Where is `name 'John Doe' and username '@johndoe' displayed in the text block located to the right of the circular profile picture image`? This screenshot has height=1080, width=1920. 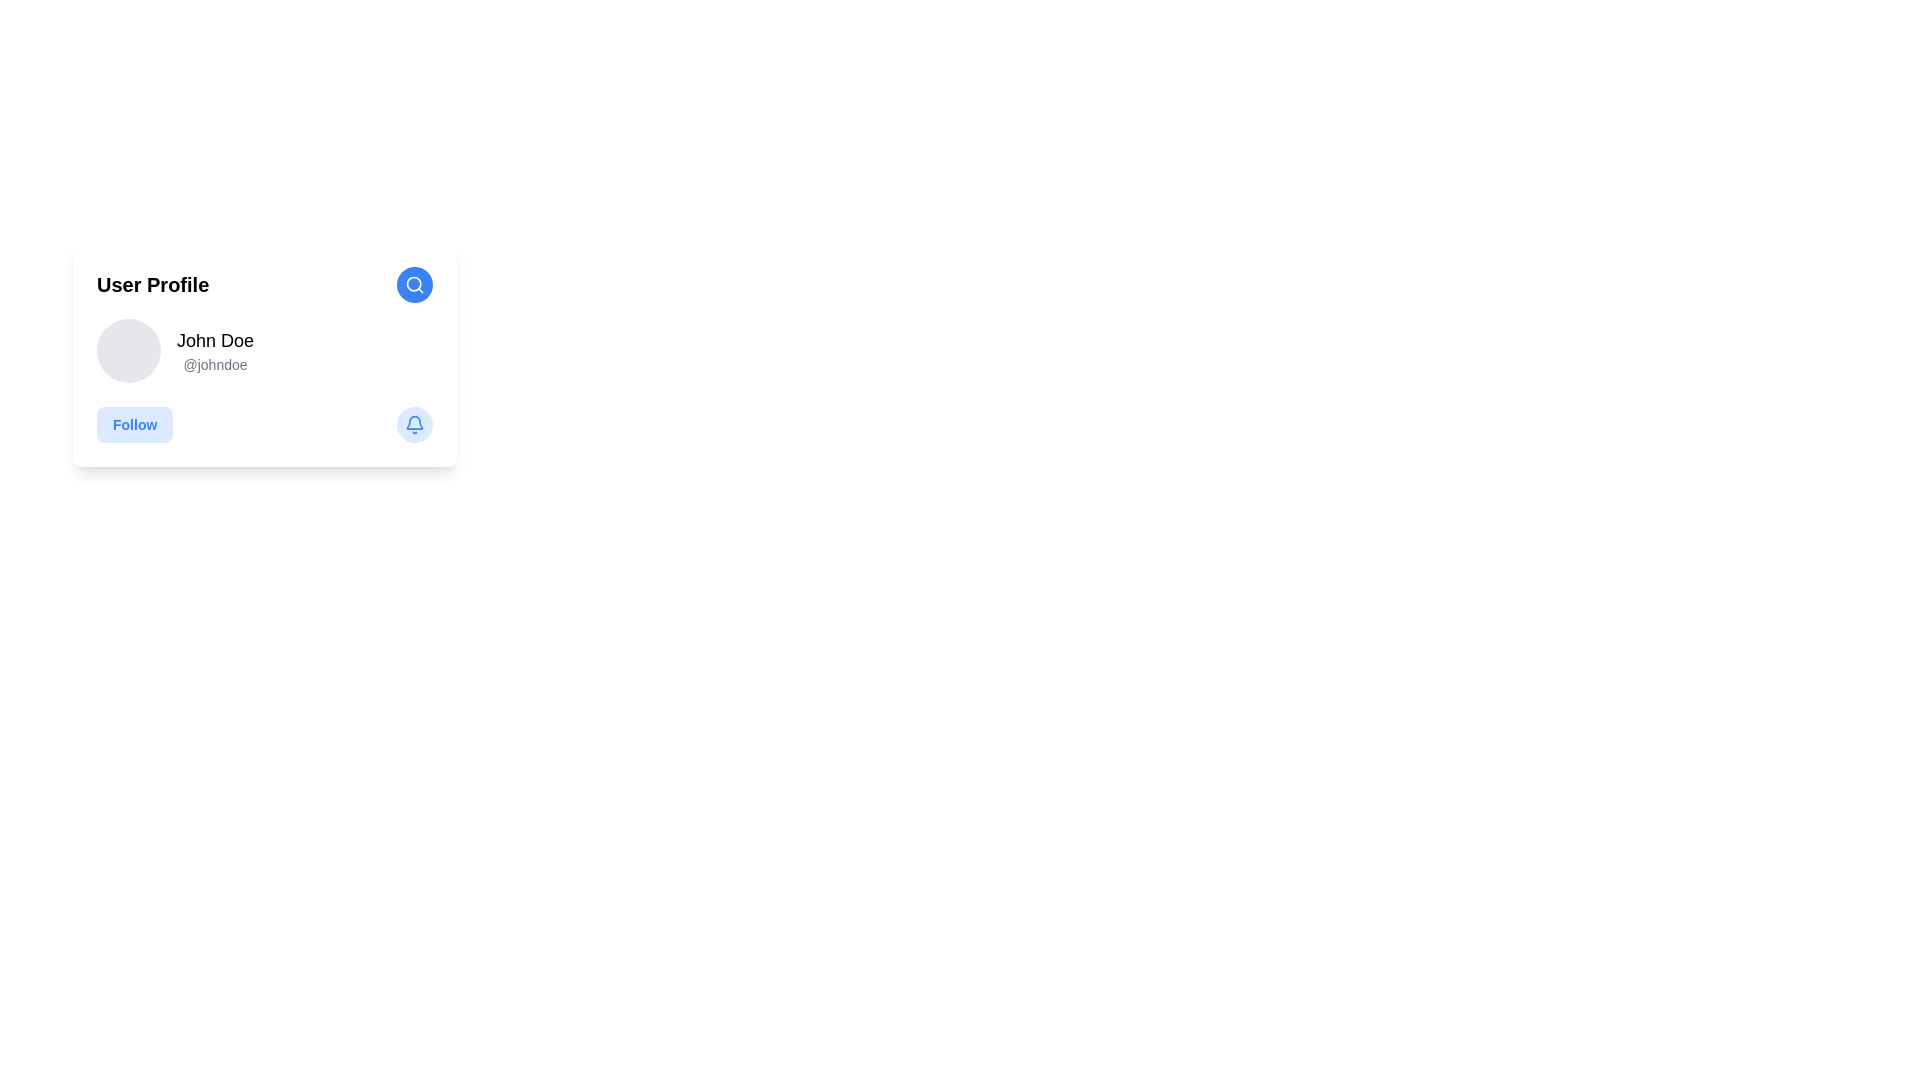
name 'John Doe' and username '@johndoe' displayed in the text block located to the right of the circular profile picture image is located at coordinates (215, 350).